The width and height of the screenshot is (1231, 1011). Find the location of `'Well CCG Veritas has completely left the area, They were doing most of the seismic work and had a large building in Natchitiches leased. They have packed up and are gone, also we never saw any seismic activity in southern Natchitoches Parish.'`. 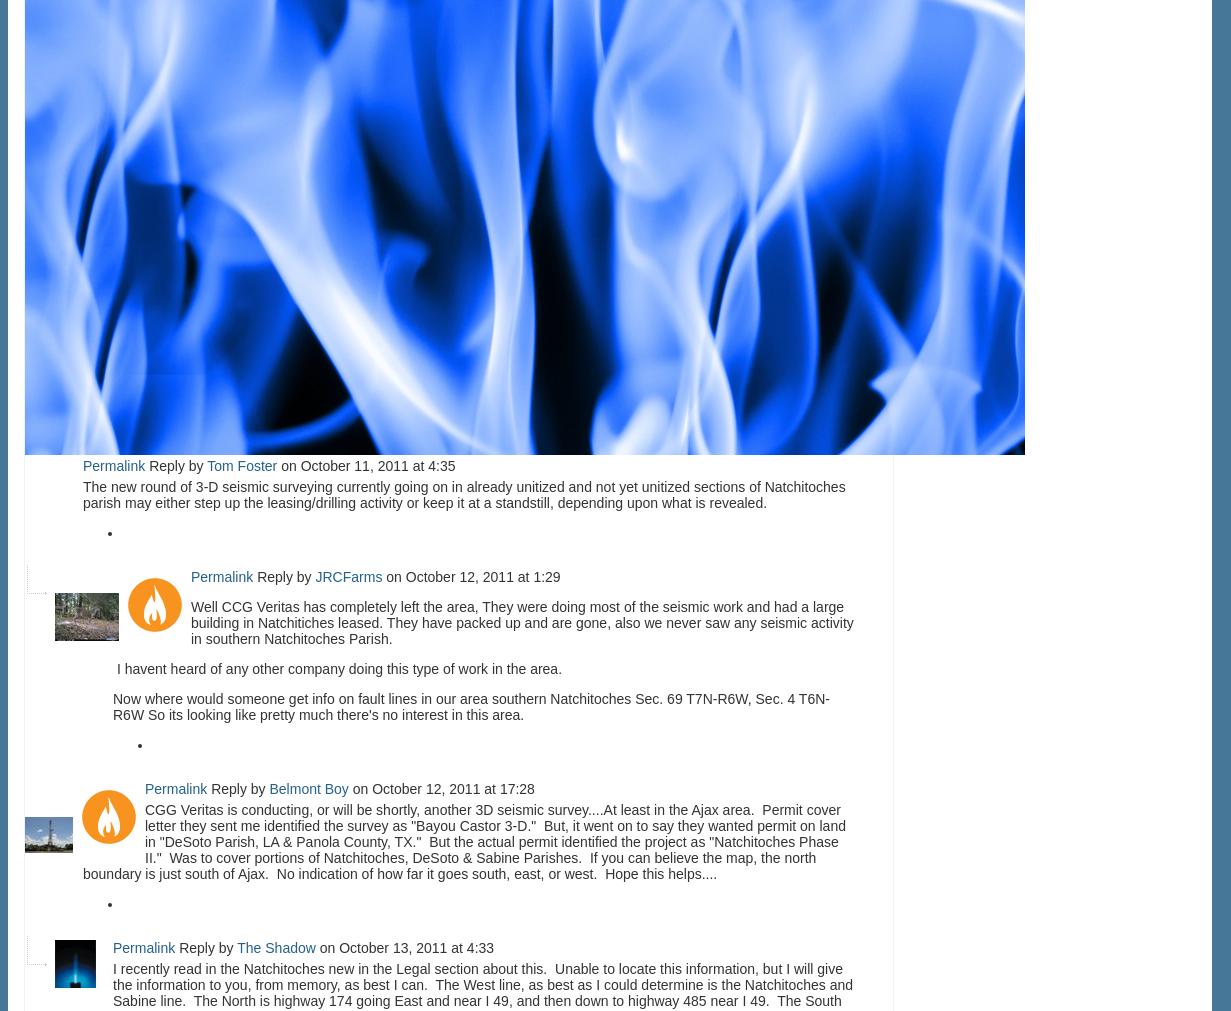

'Well CCG Veritas has completely left the area, They were doing most of the seismic work and had a large building in Natchitiches leased. They have packed up and are gone, also we never saw any seismic activity in southern Natchitoches Parish.' is located at coordinates (521, 622).